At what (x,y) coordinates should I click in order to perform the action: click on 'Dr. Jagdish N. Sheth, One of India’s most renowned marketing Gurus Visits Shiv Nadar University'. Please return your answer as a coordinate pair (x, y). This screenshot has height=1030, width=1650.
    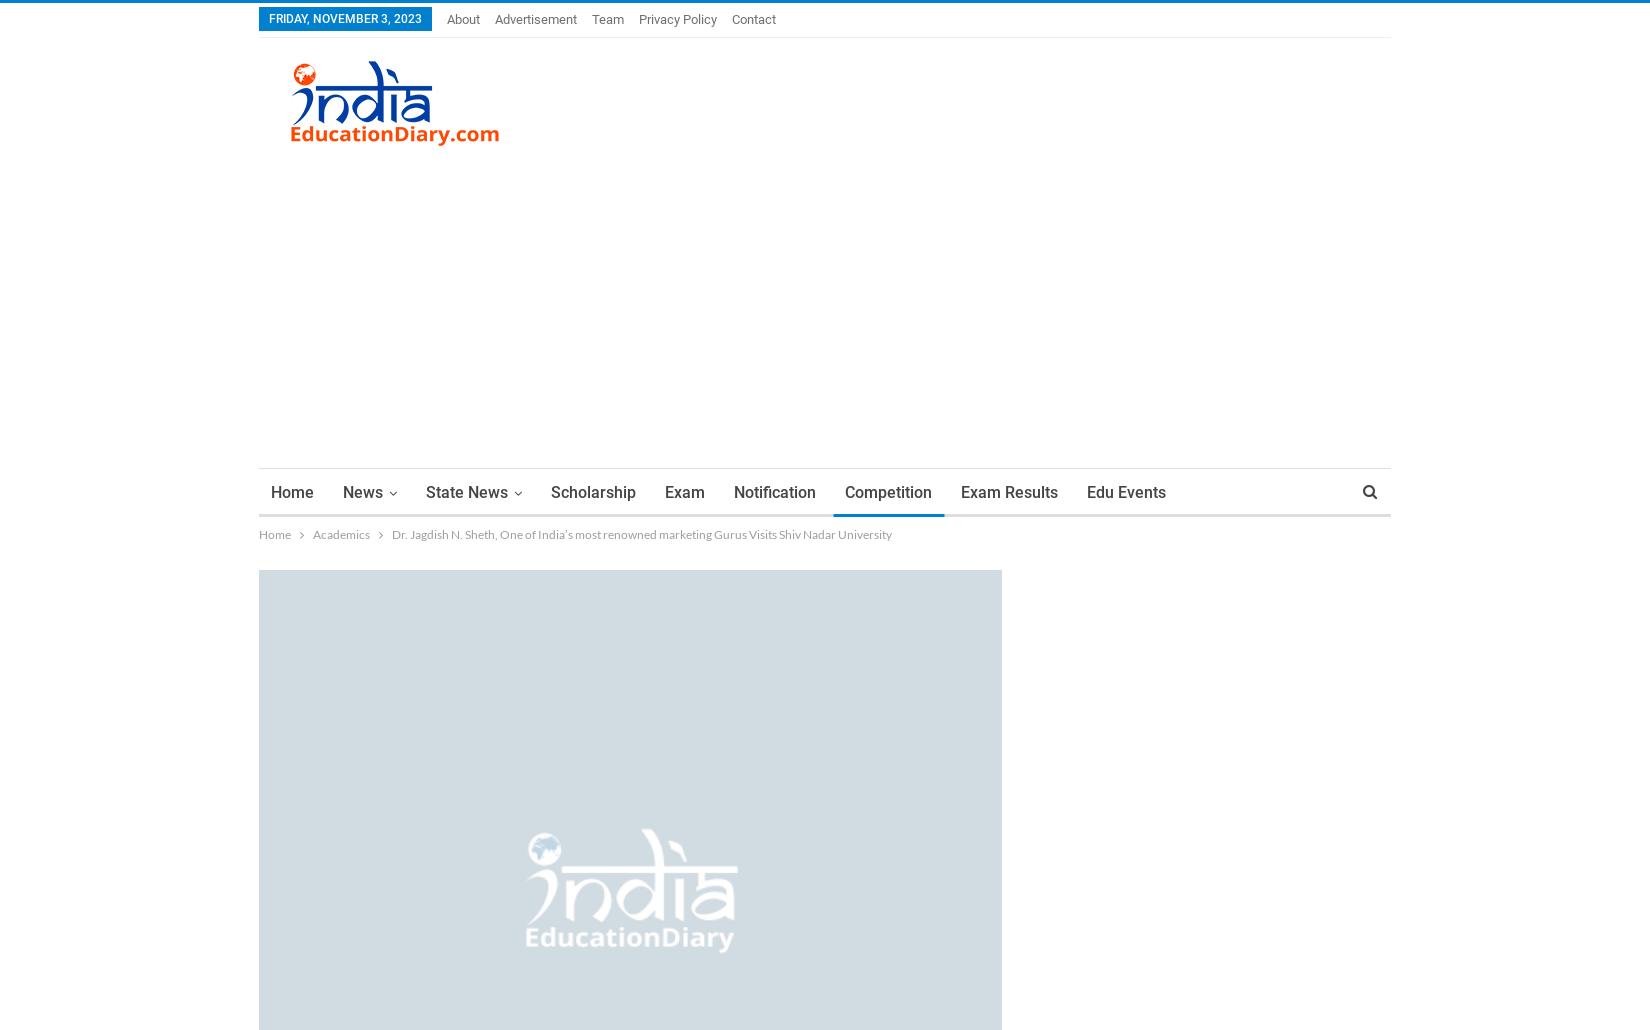
    Looking at the image, I should click on (641, 534).